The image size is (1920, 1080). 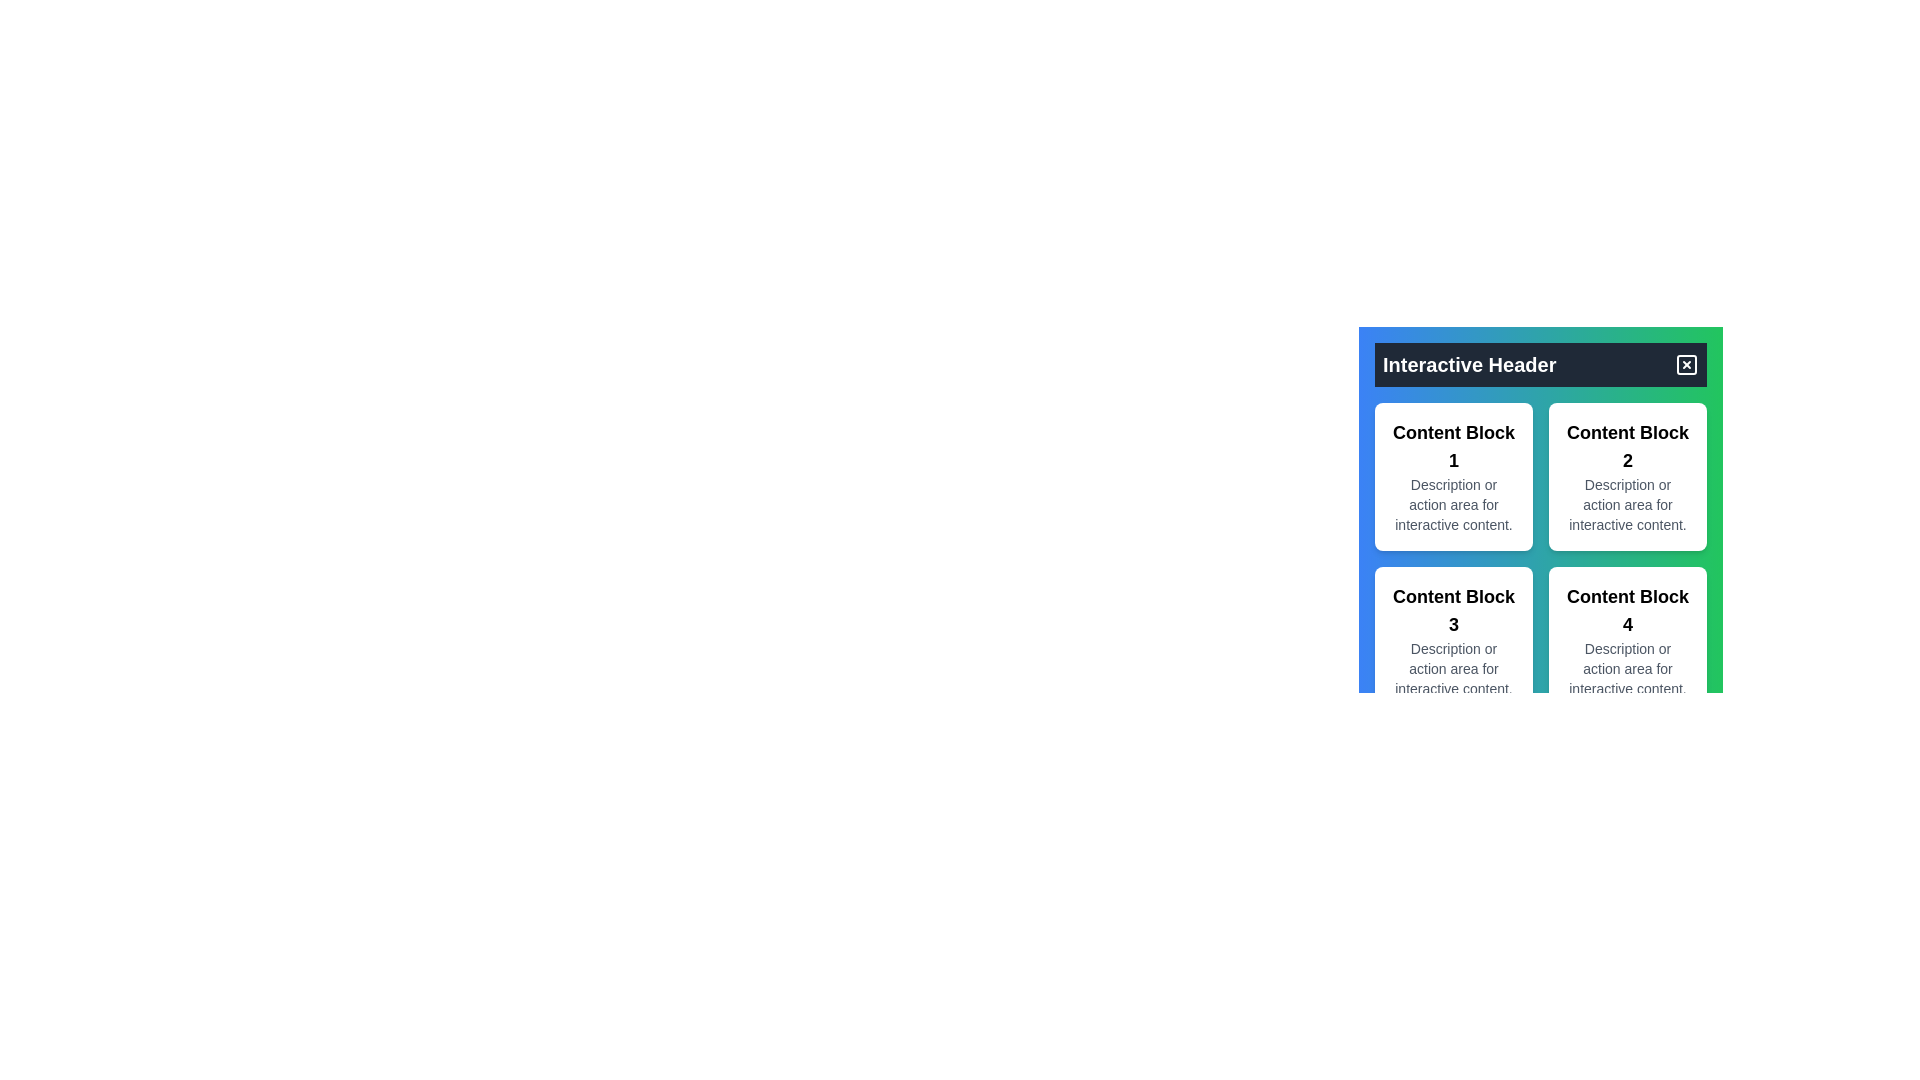 I want to click on the close button for the 'Interactive Header' section, indicated by its 'X' symbol, so click(x=1685, y=365).